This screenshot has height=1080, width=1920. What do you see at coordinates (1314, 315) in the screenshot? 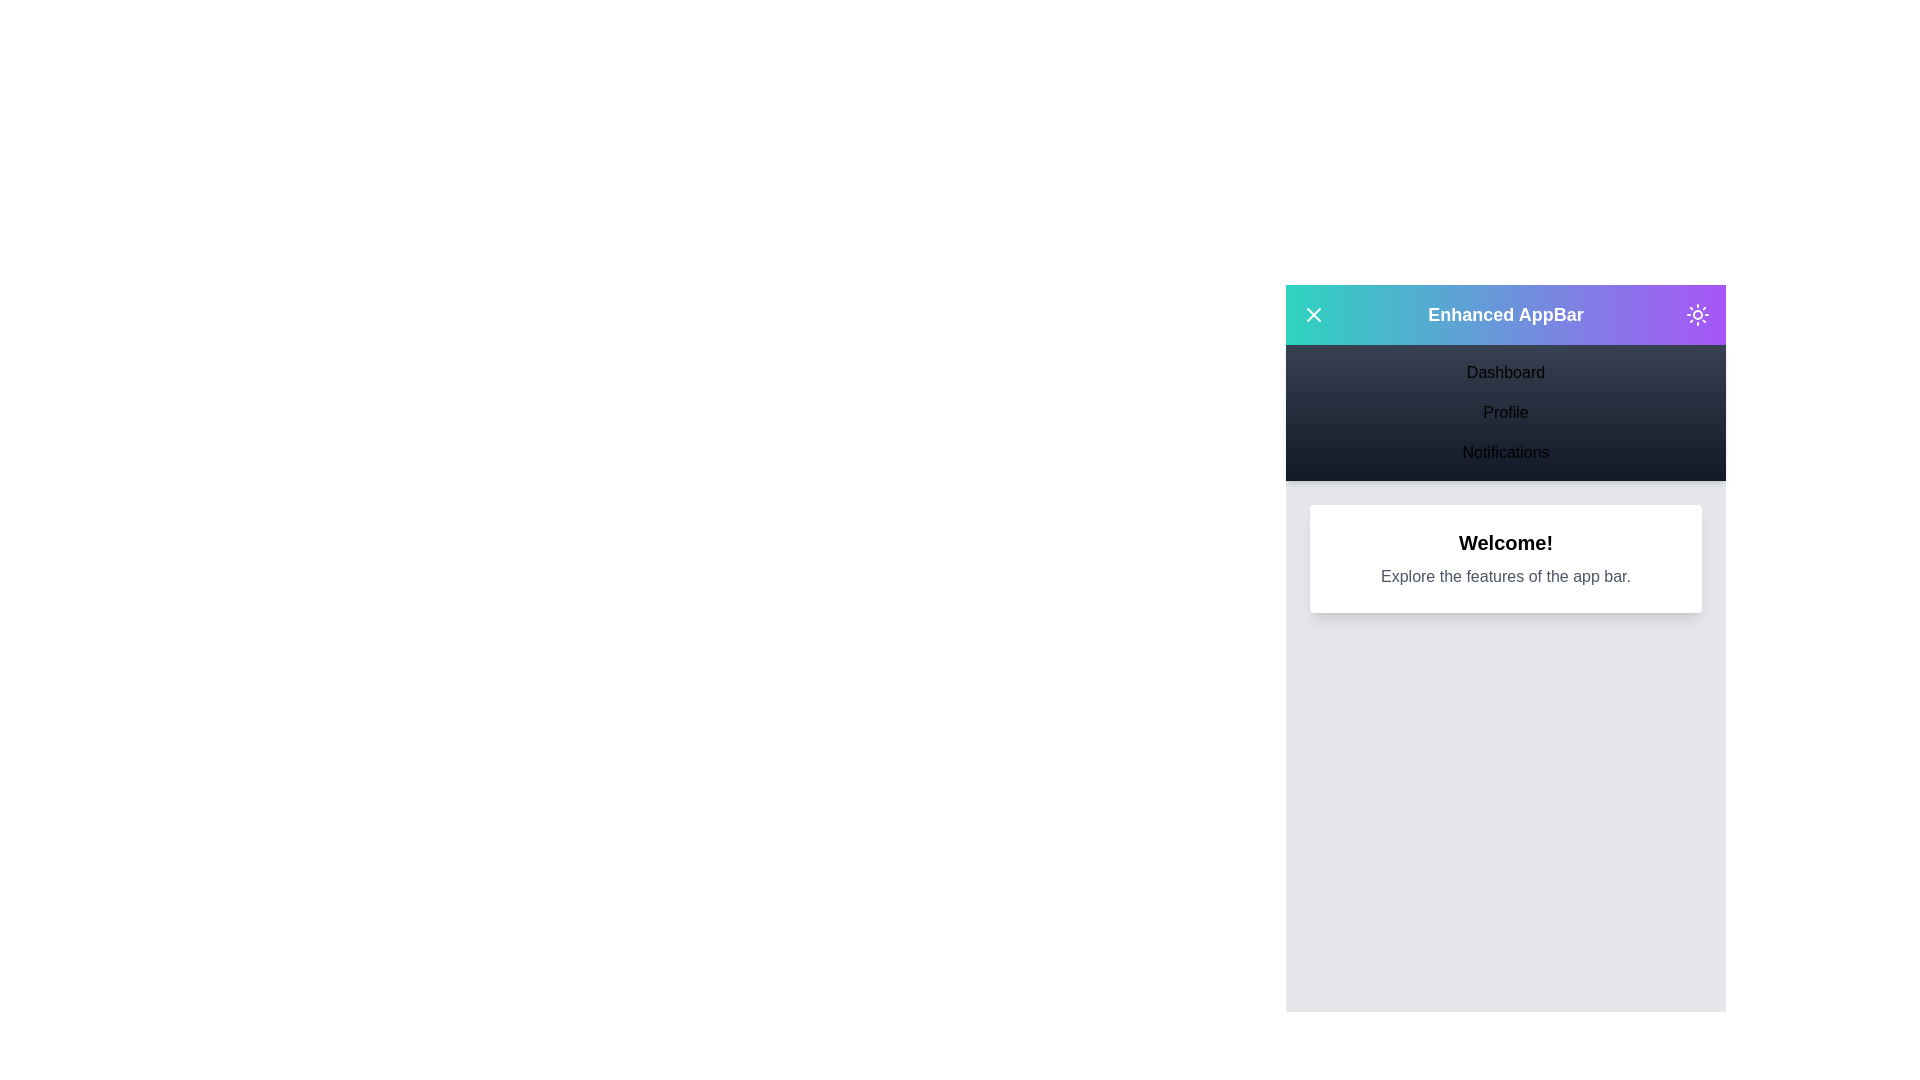
I see `the menu button to toggle the menu visibility` at bounding box center [1314, 315].